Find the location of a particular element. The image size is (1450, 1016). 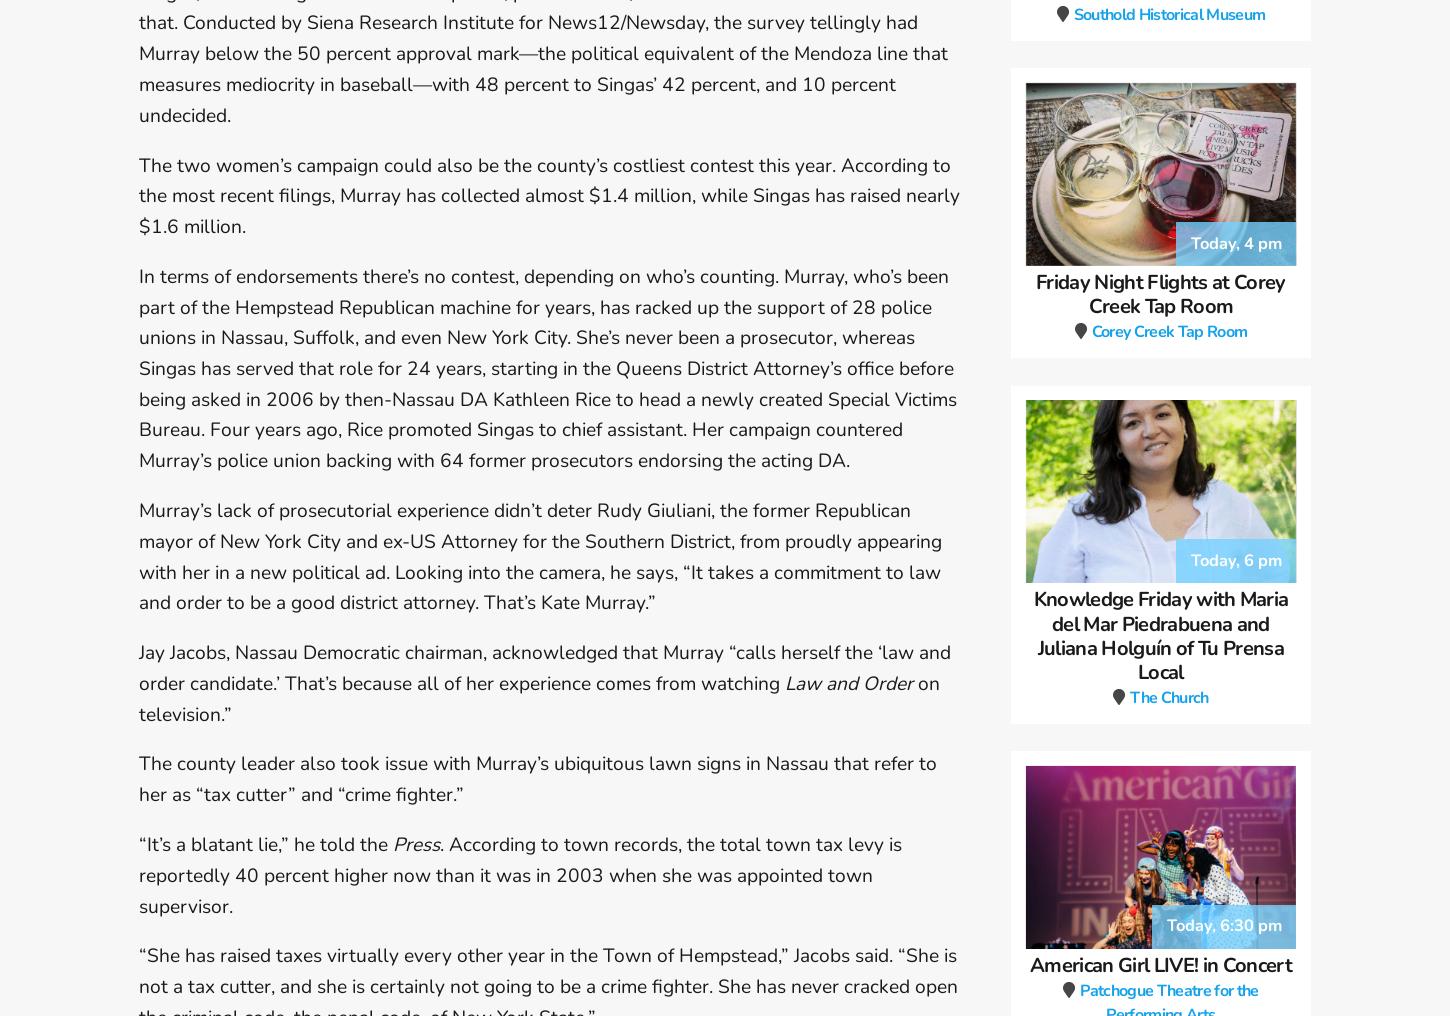

'In terms of endorsements there’s no contest, depending on who’s counting. Murray, who’s been part of the Hempstead Republican machine for years, has racked up the support of 28 police unions in Nassau, Suffolk, and even New York City. She’s never been a prosecutor, whereas Singas has served that role for 24 years, starting in the Queens District Attorney’s office before being asked in 2006 by then-Nassau DA Kathleen Rice to head a newly created Special Victims Bureau. Four years ago, Rice promoted Singas to chief assistant. Her campaign countered Murray’s police union backing with 64 former prosecutors endorsing the acting DA.' is located at coordinates (138, 368).